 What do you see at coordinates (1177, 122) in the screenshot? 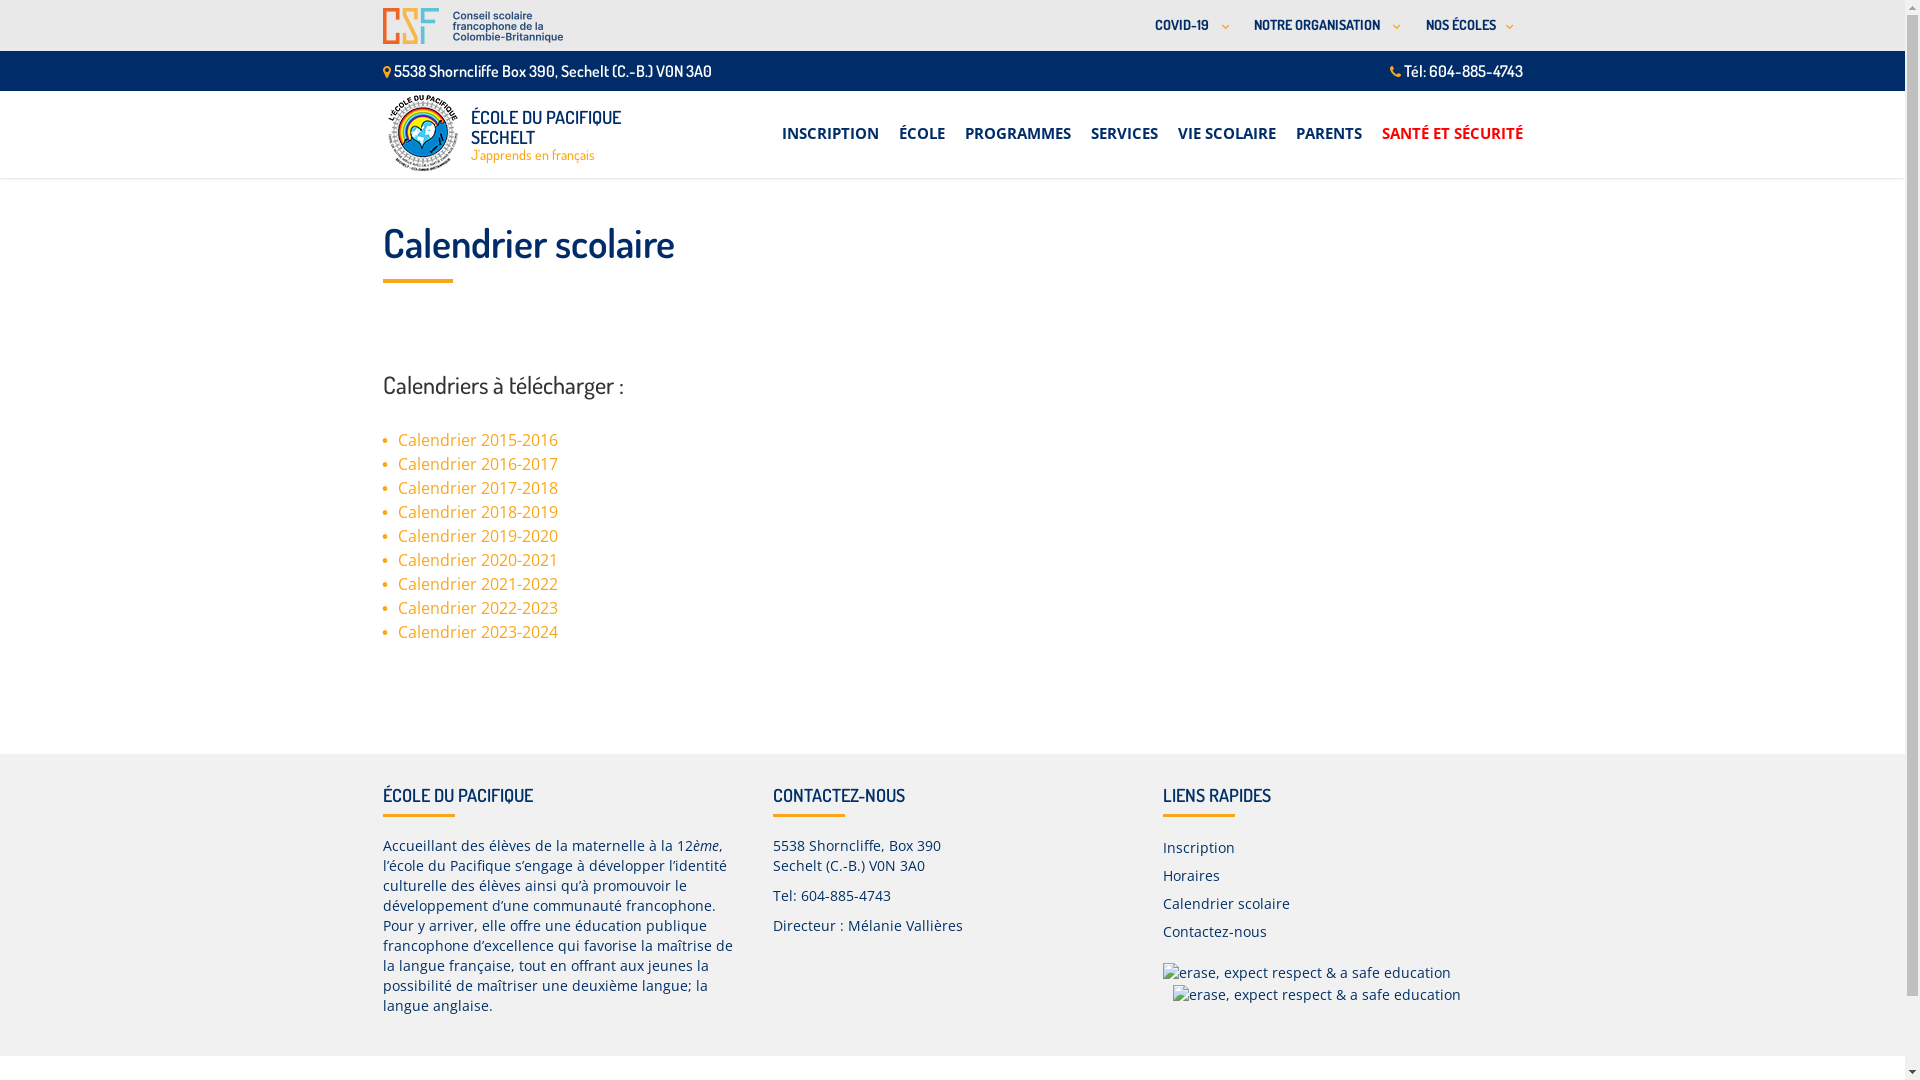
I see `'VIE SCOLAIRE'` at bounding box center [1177, 122].